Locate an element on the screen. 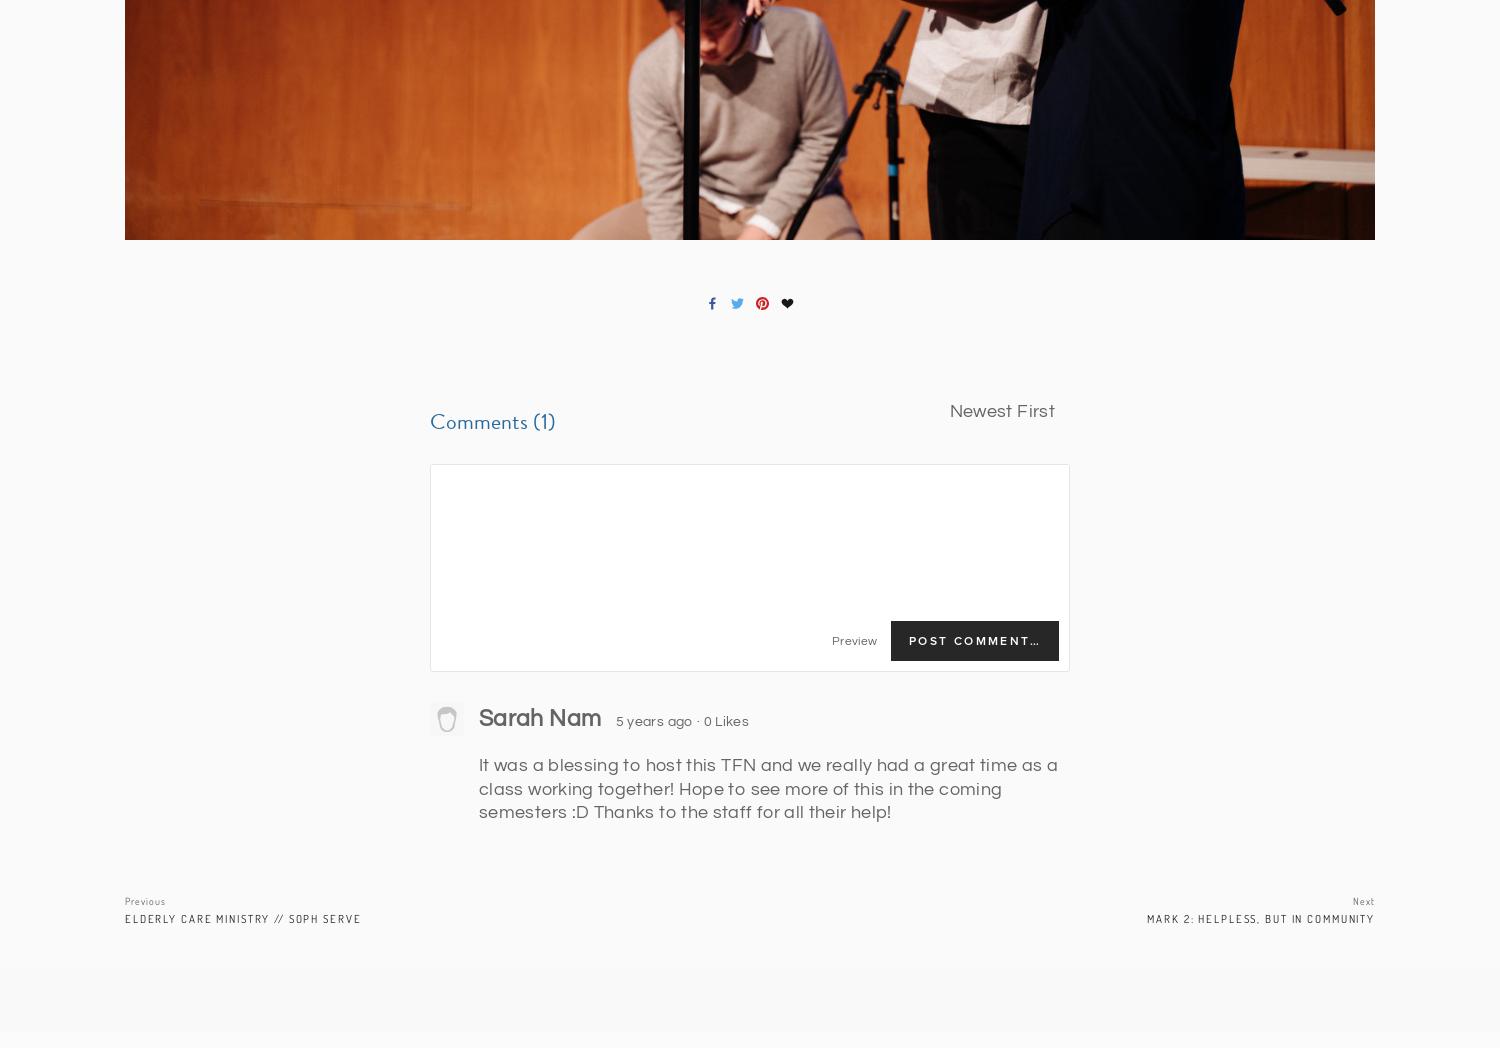 The height and width of the screenshot is (1048, 1500). 'It was a blessing to host this TFN and we really had a great time as a class working together! Hope to see more of this in the coming semesters :D Thanks to the staff for all their help!' is located at coordinates (768, 788).